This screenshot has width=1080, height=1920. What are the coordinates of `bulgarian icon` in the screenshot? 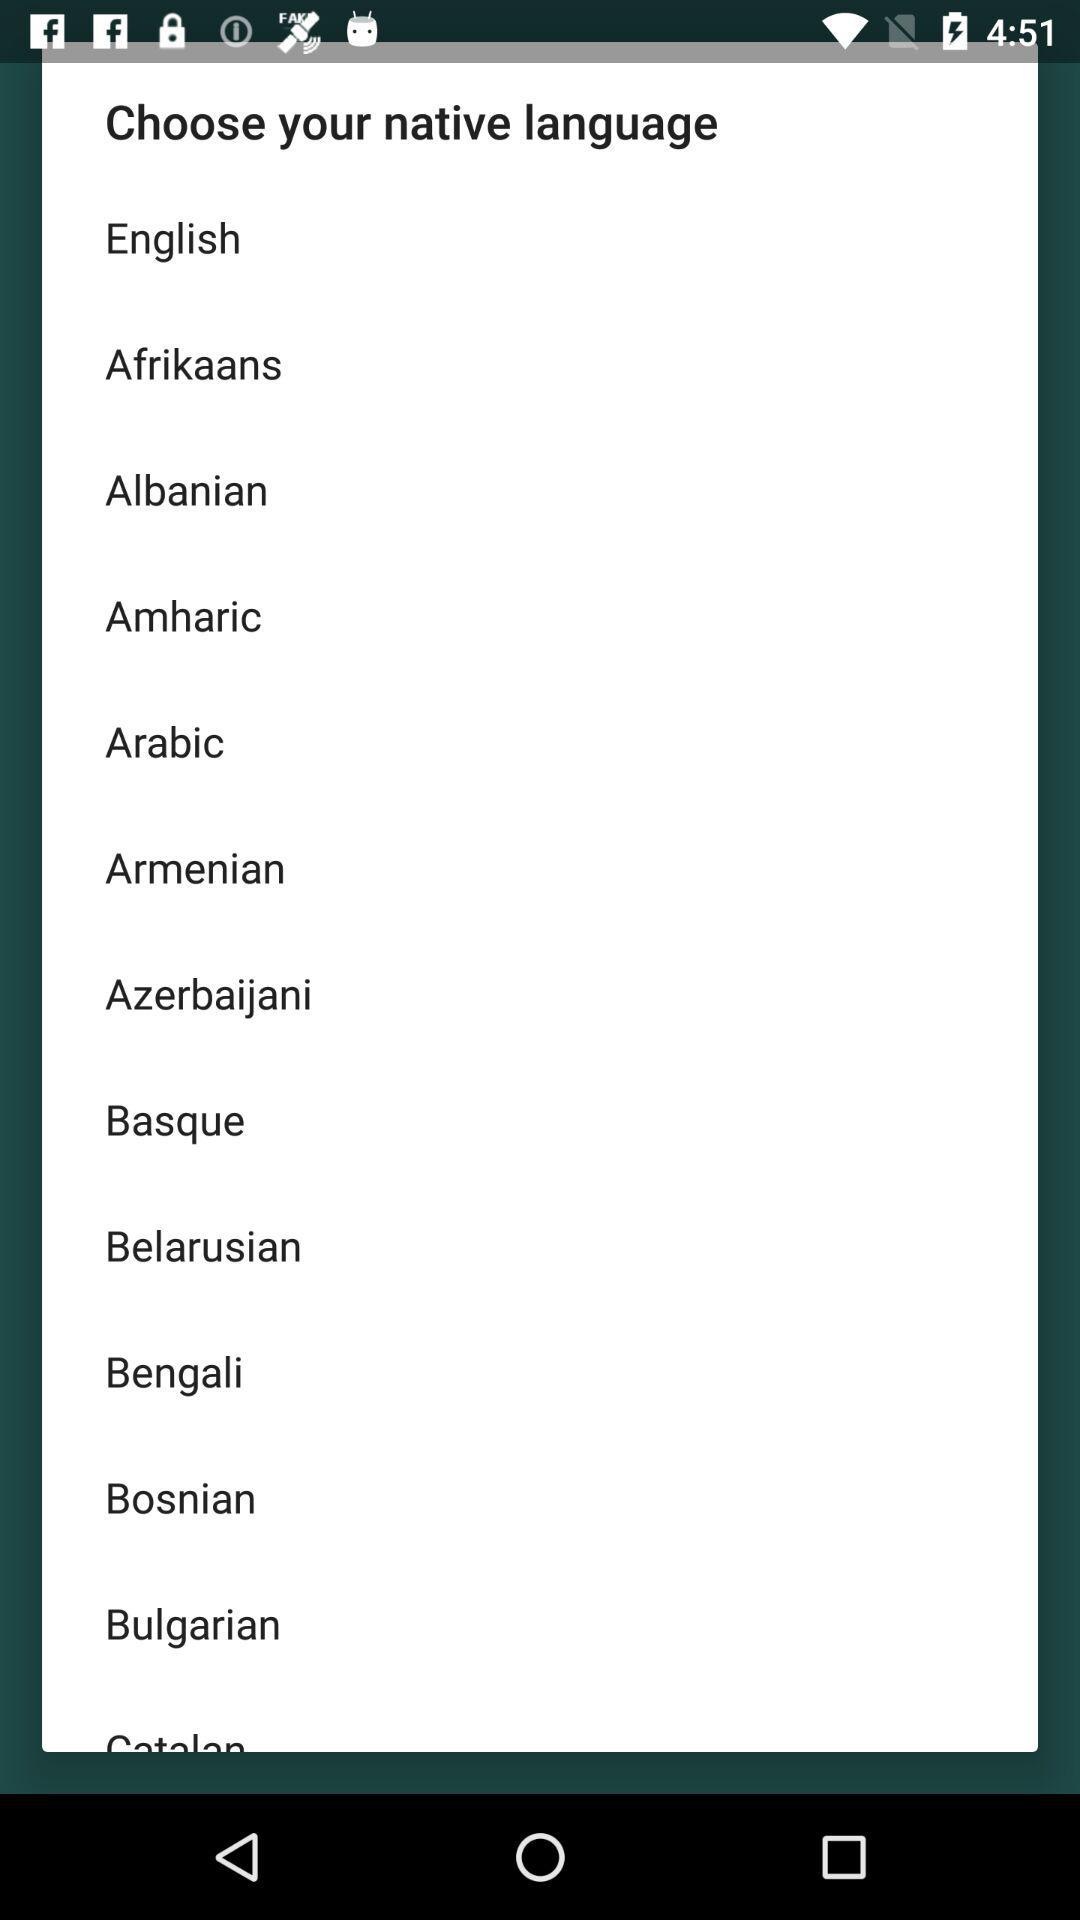 It's located at (540, 1622).